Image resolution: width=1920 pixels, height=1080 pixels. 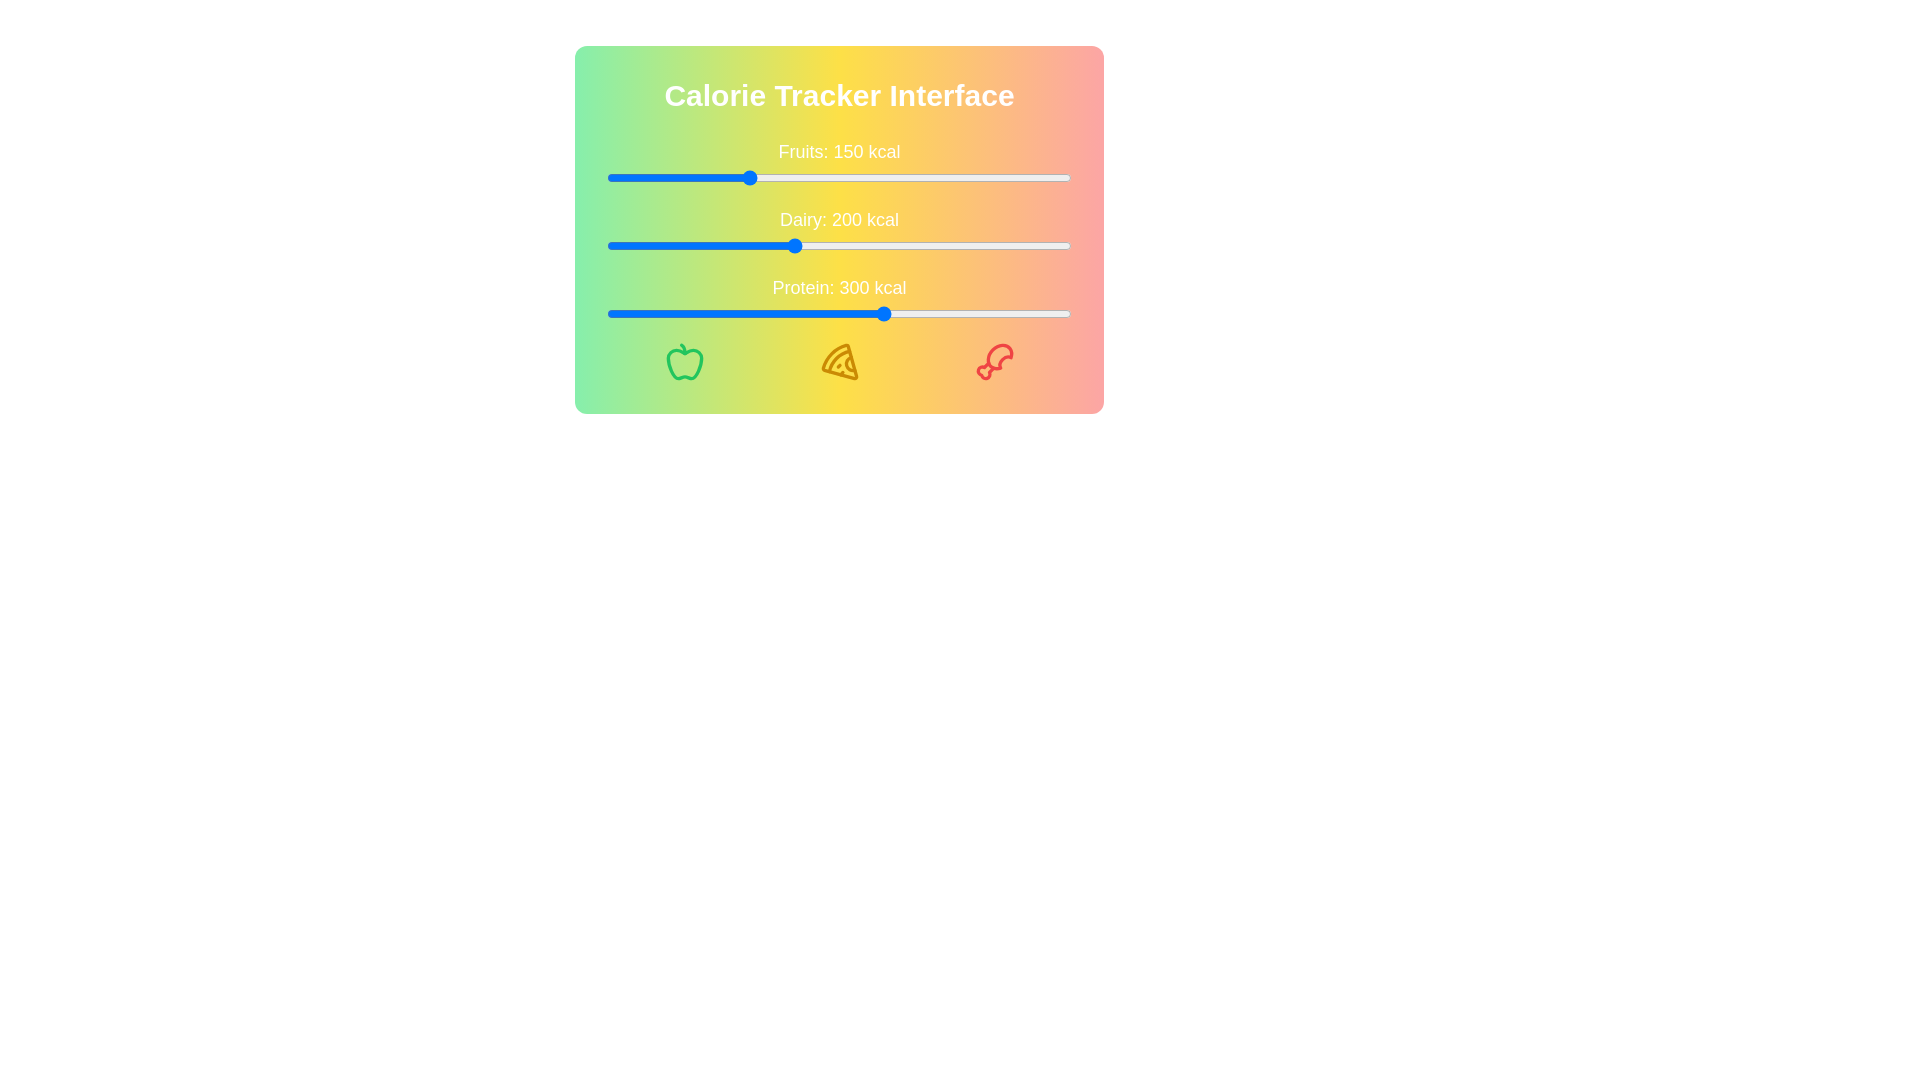 What do you see at coordinates (932, 313) in the screenshot?
I see `the Protein slider to 351 kcal` at bounding box center [932, 313].